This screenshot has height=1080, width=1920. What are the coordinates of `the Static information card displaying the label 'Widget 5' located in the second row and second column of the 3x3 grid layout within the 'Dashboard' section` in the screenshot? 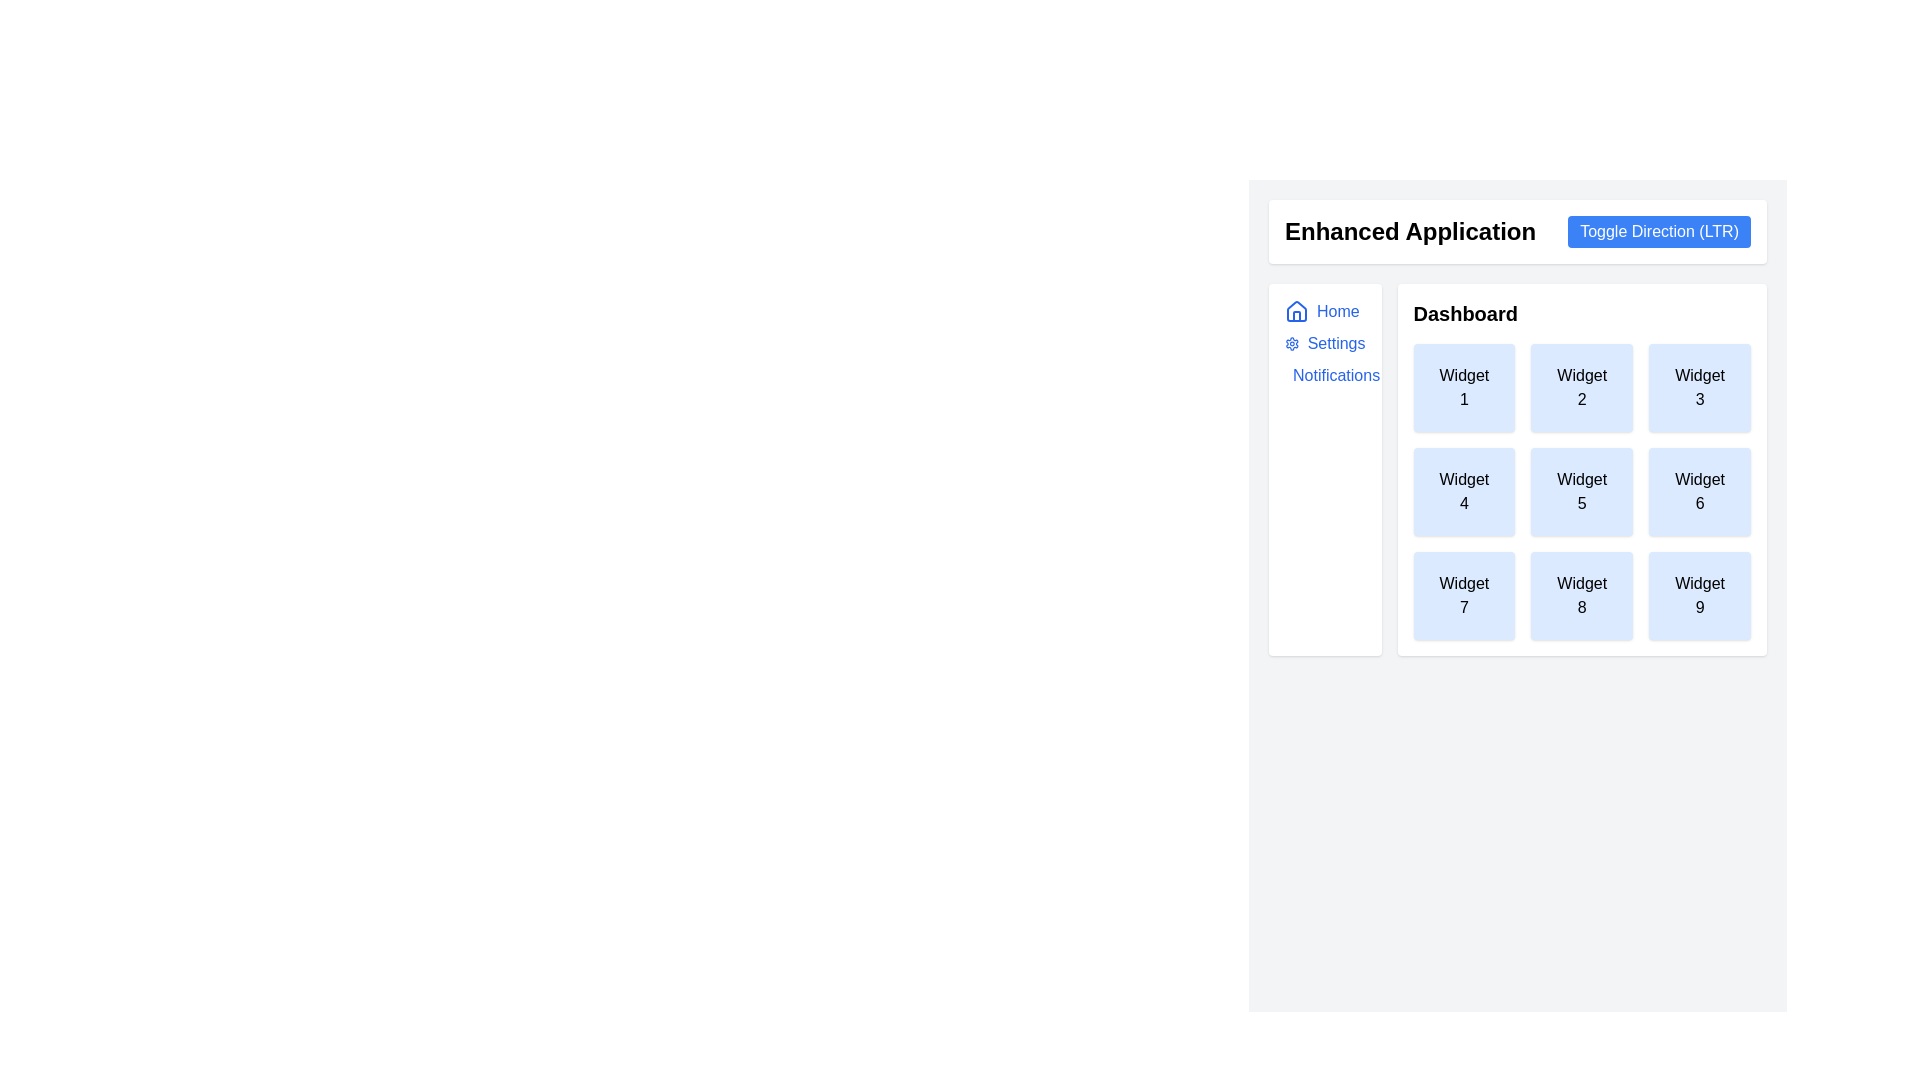 It's located at (1581, 492).